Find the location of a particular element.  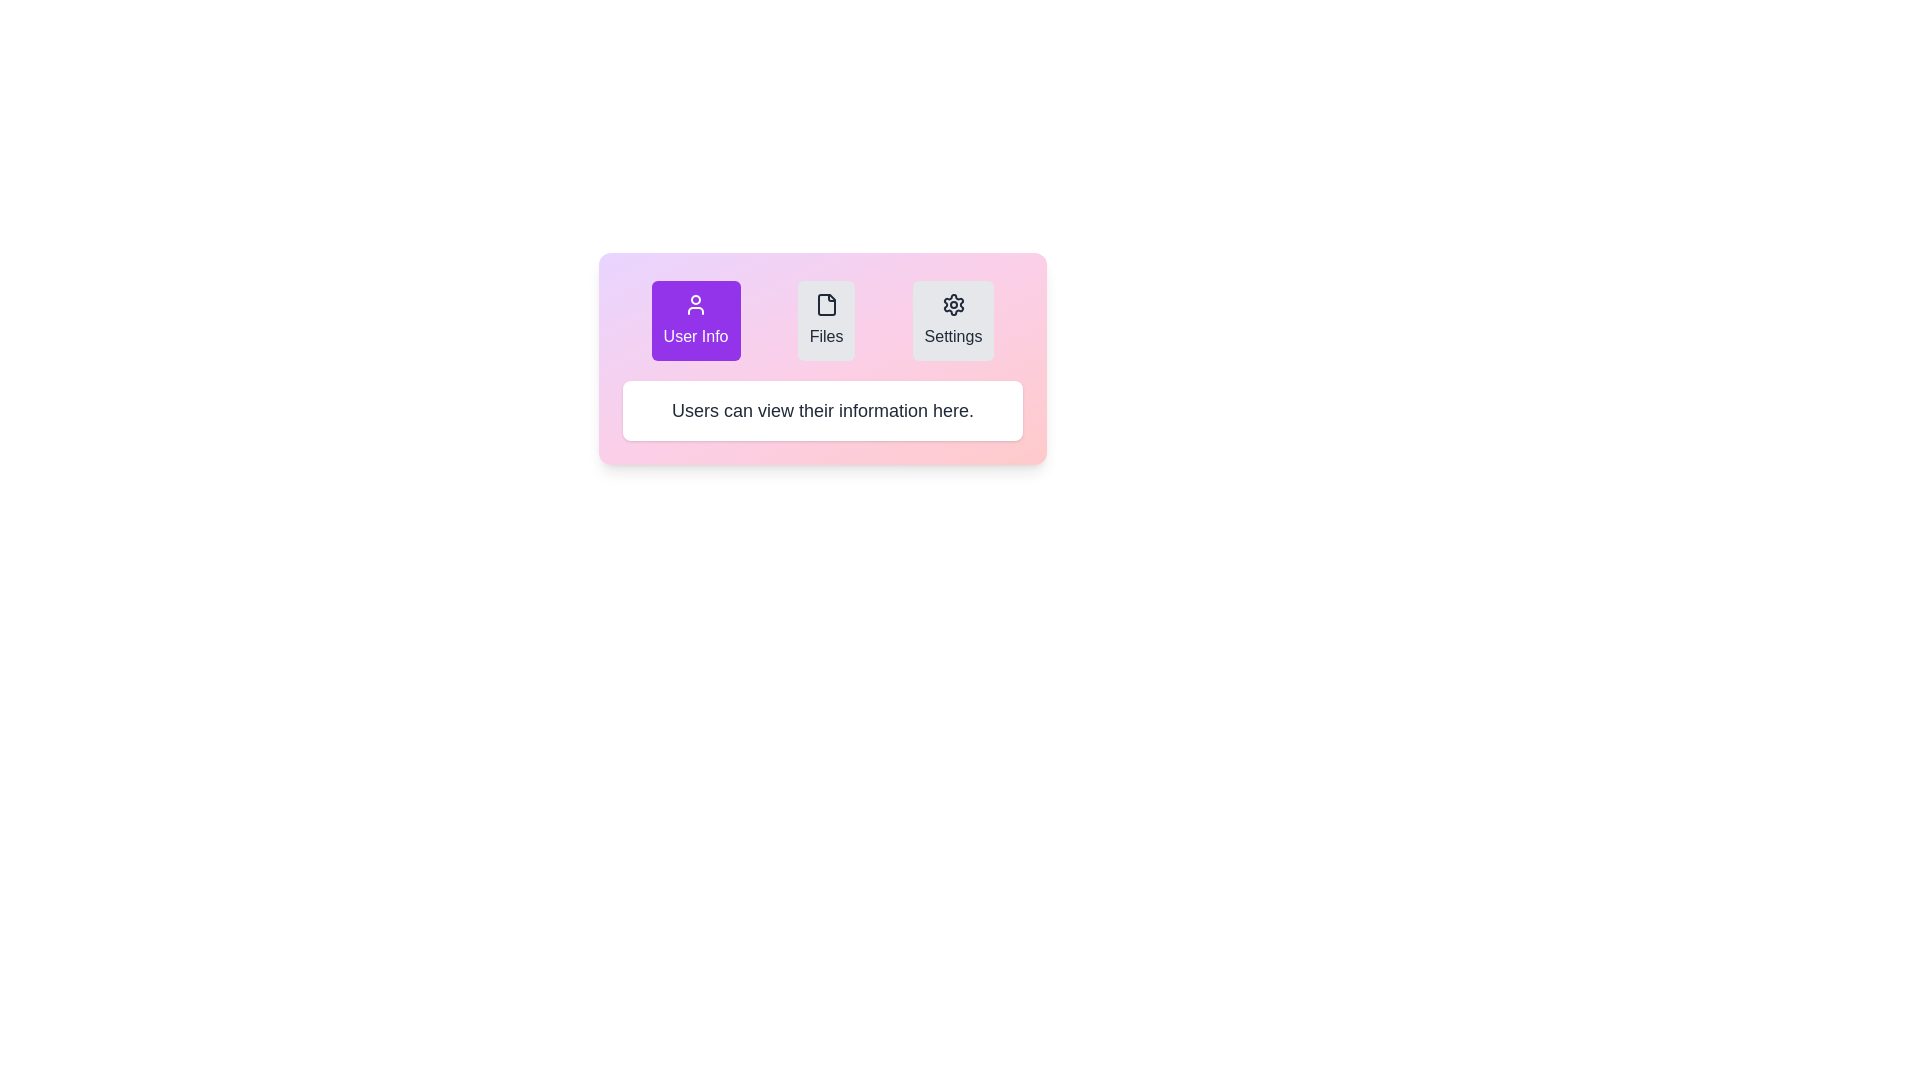

the 'Files' button, which is the center button in a horizontal group of three buttons, to change its appearance is located at coordinates (826, 319).